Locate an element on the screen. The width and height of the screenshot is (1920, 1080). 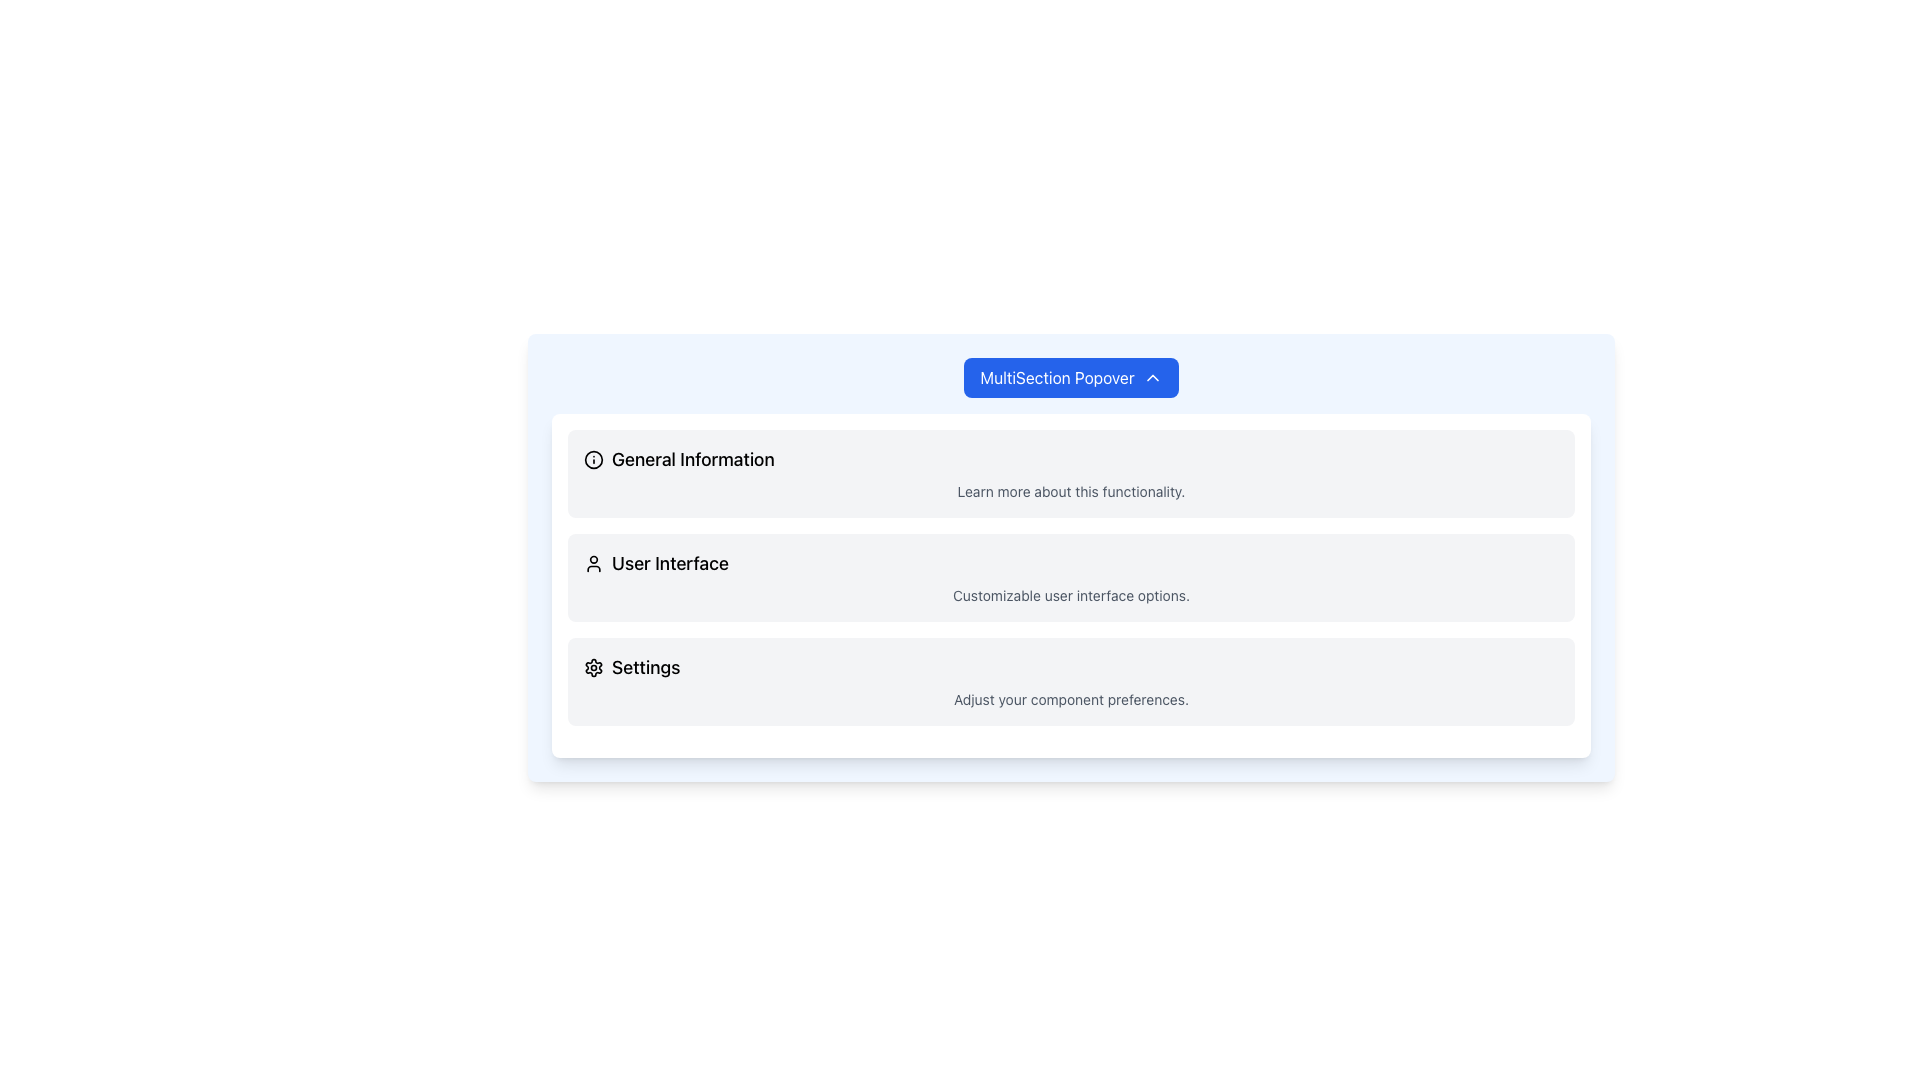
information displayed in the Informational Section titled 'User Interface', which includes the description 'Customizable user interface options.' is located at coordinates (1070, 578).